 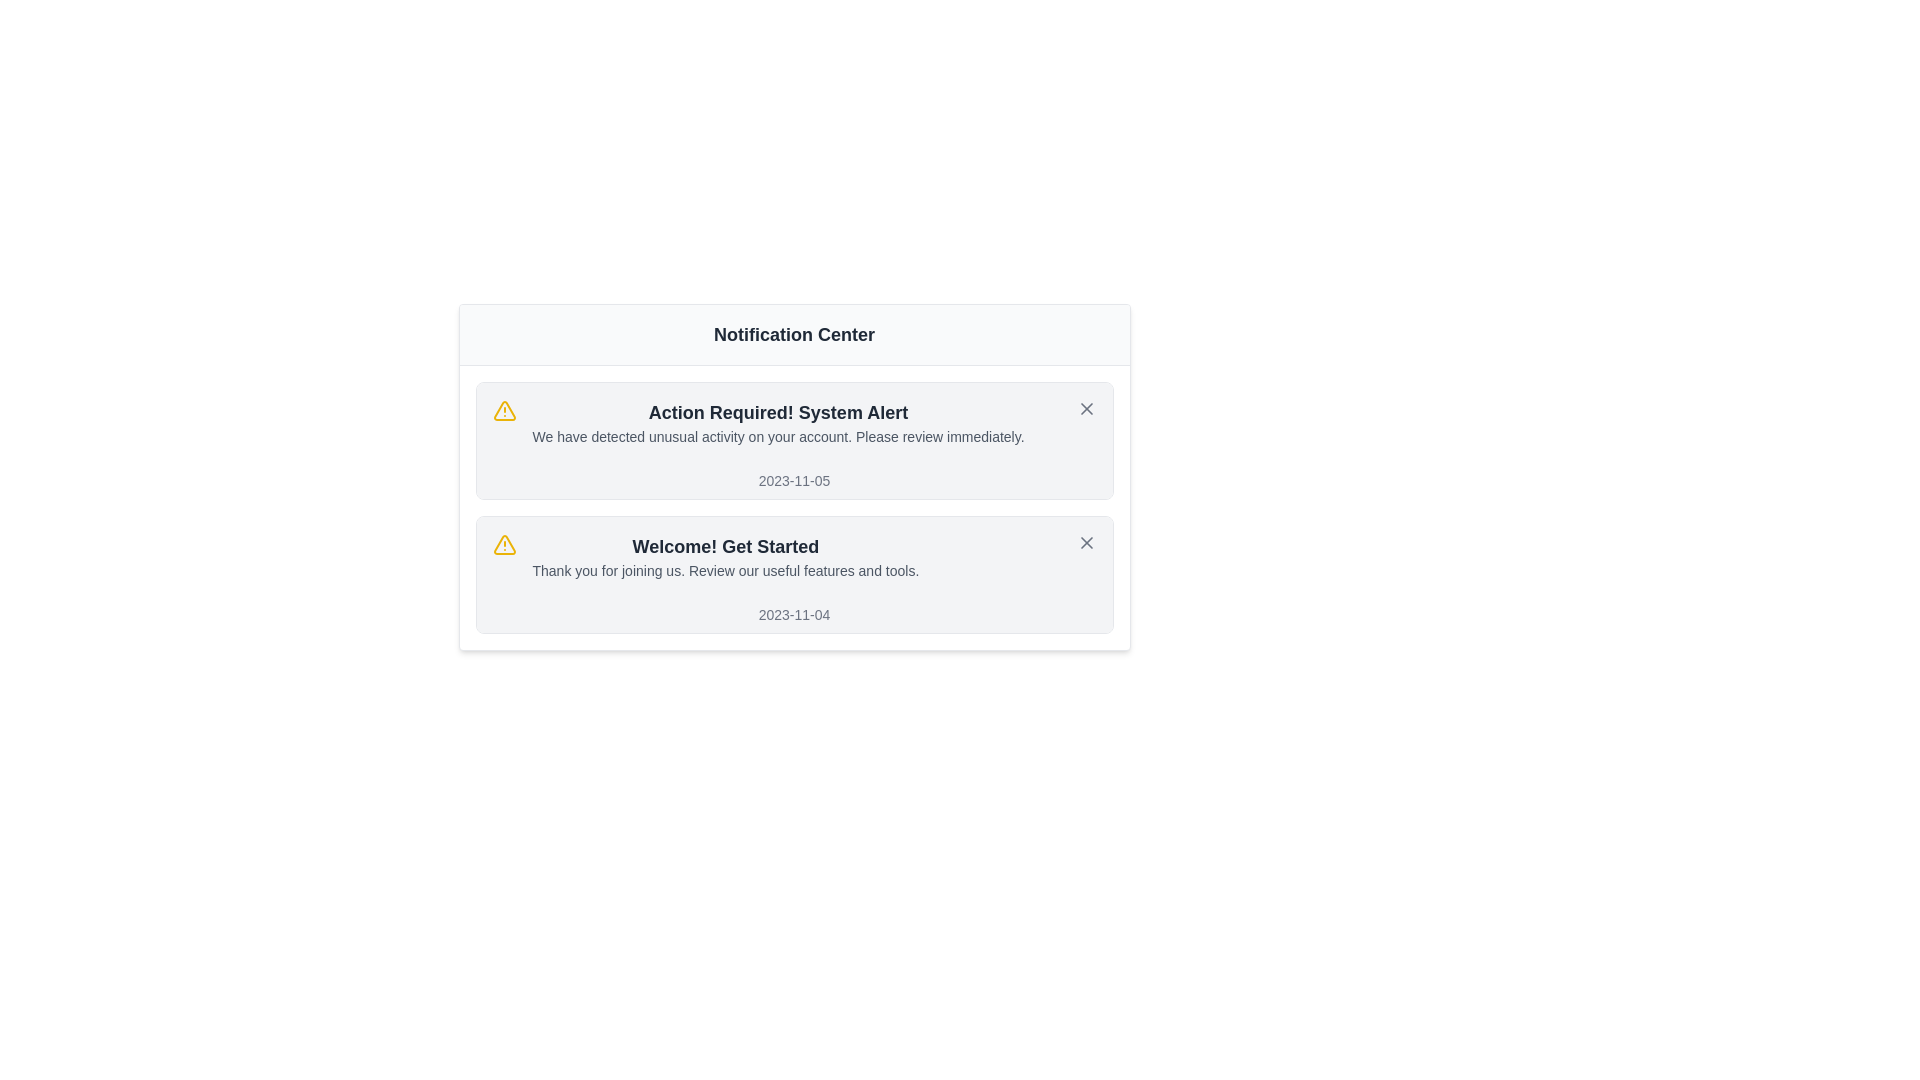 I want to click on the close button icon located to the right of the text 'Action Required! System Alert' in the top notification entry, so click(x=1085, y=543).